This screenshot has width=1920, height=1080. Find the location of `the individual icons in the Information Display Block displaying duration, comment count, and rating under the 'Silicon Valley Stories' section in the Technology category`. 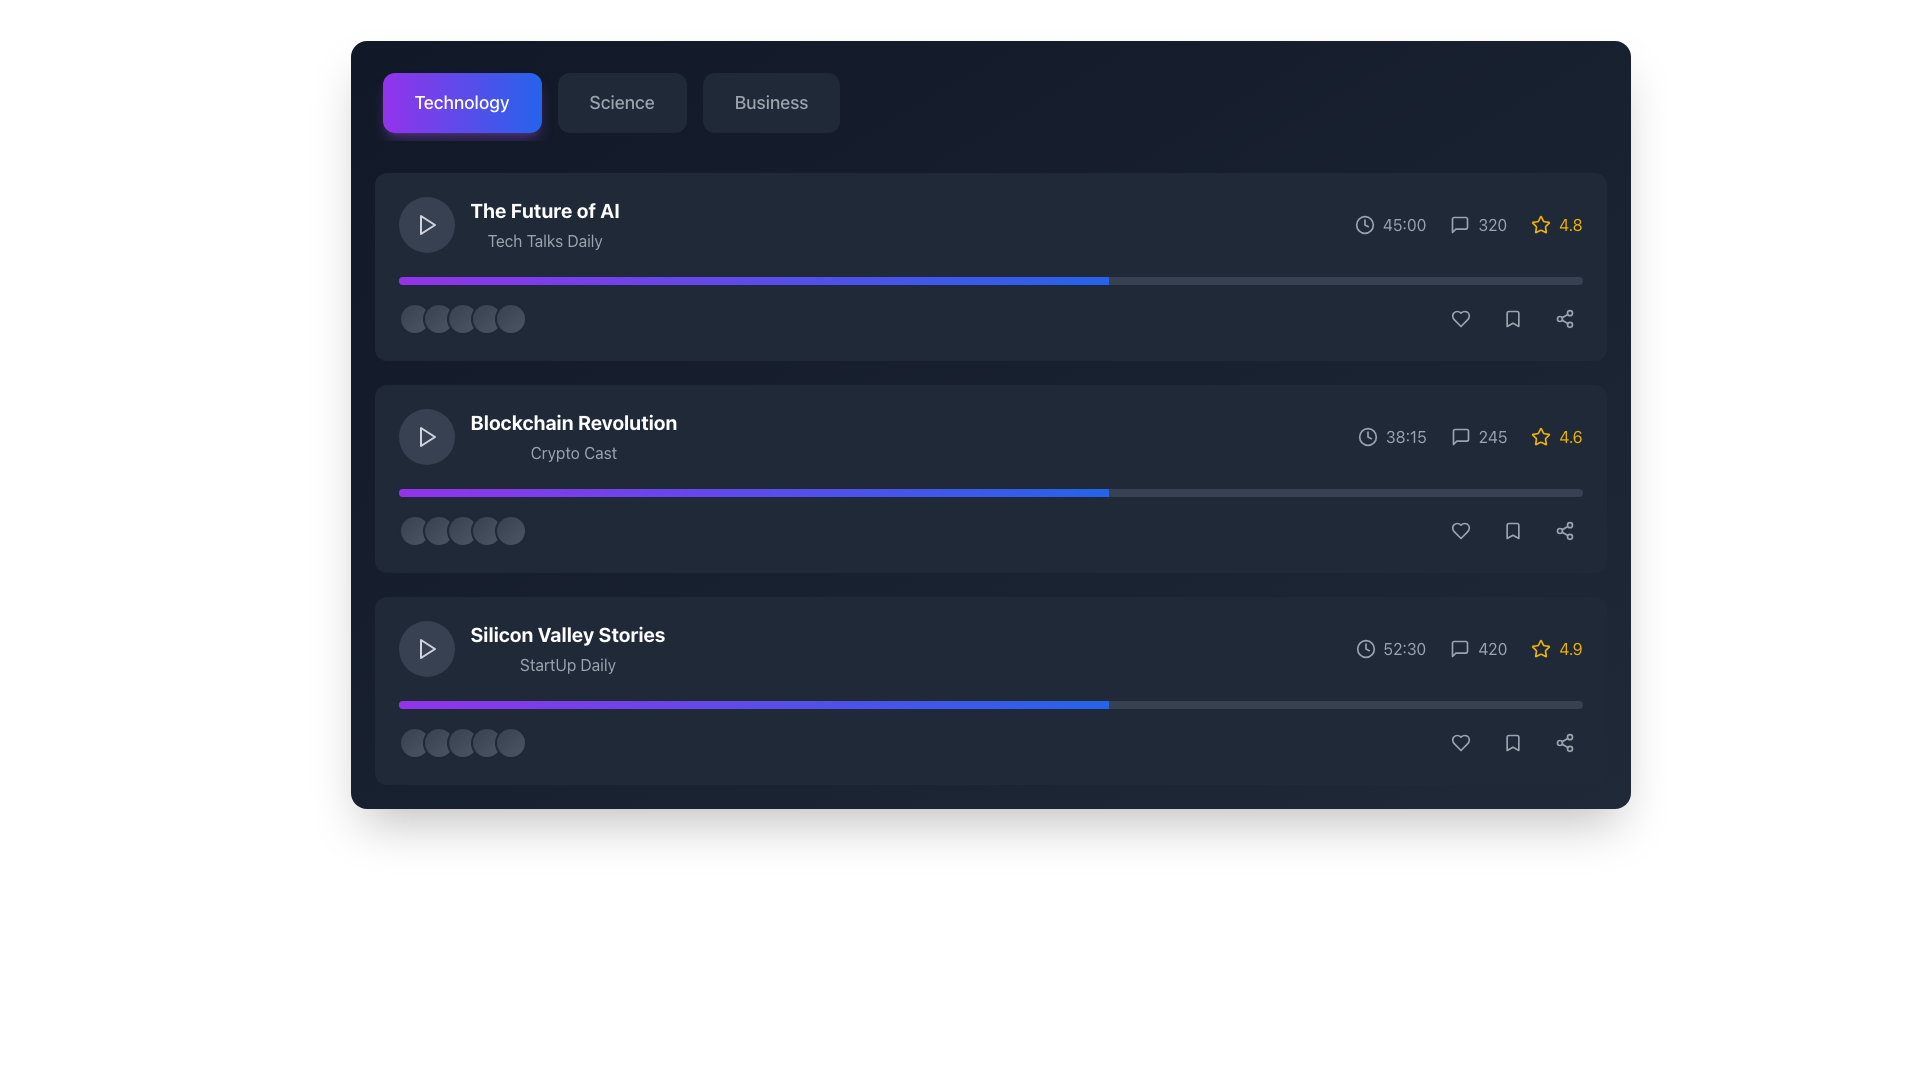

the individual icons in the Information Display Block displaying duration, comment count, and rating under the 'Silicon Valley Stories' section in the Technology category is located at coordinates (1468, 648).